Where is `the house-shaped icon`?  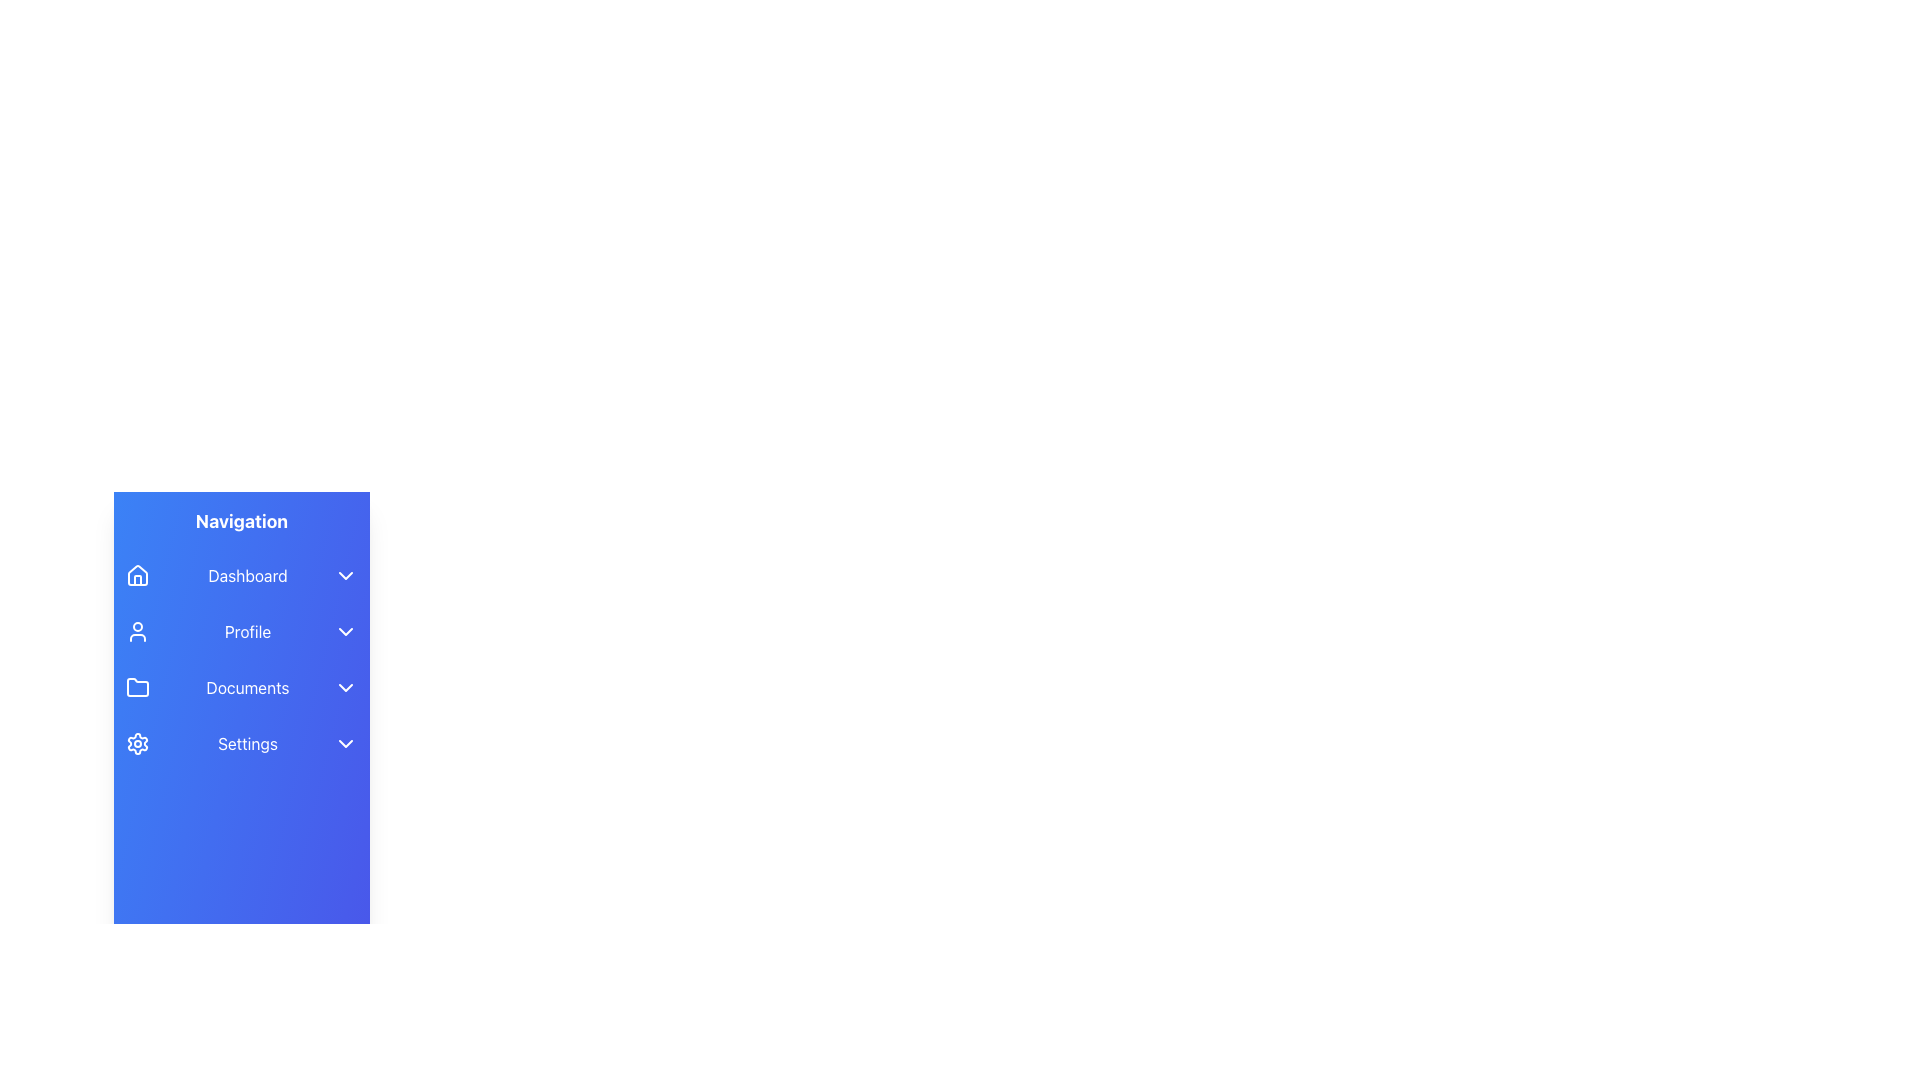
the house-shaped icon is located at coordinates (137, 575).